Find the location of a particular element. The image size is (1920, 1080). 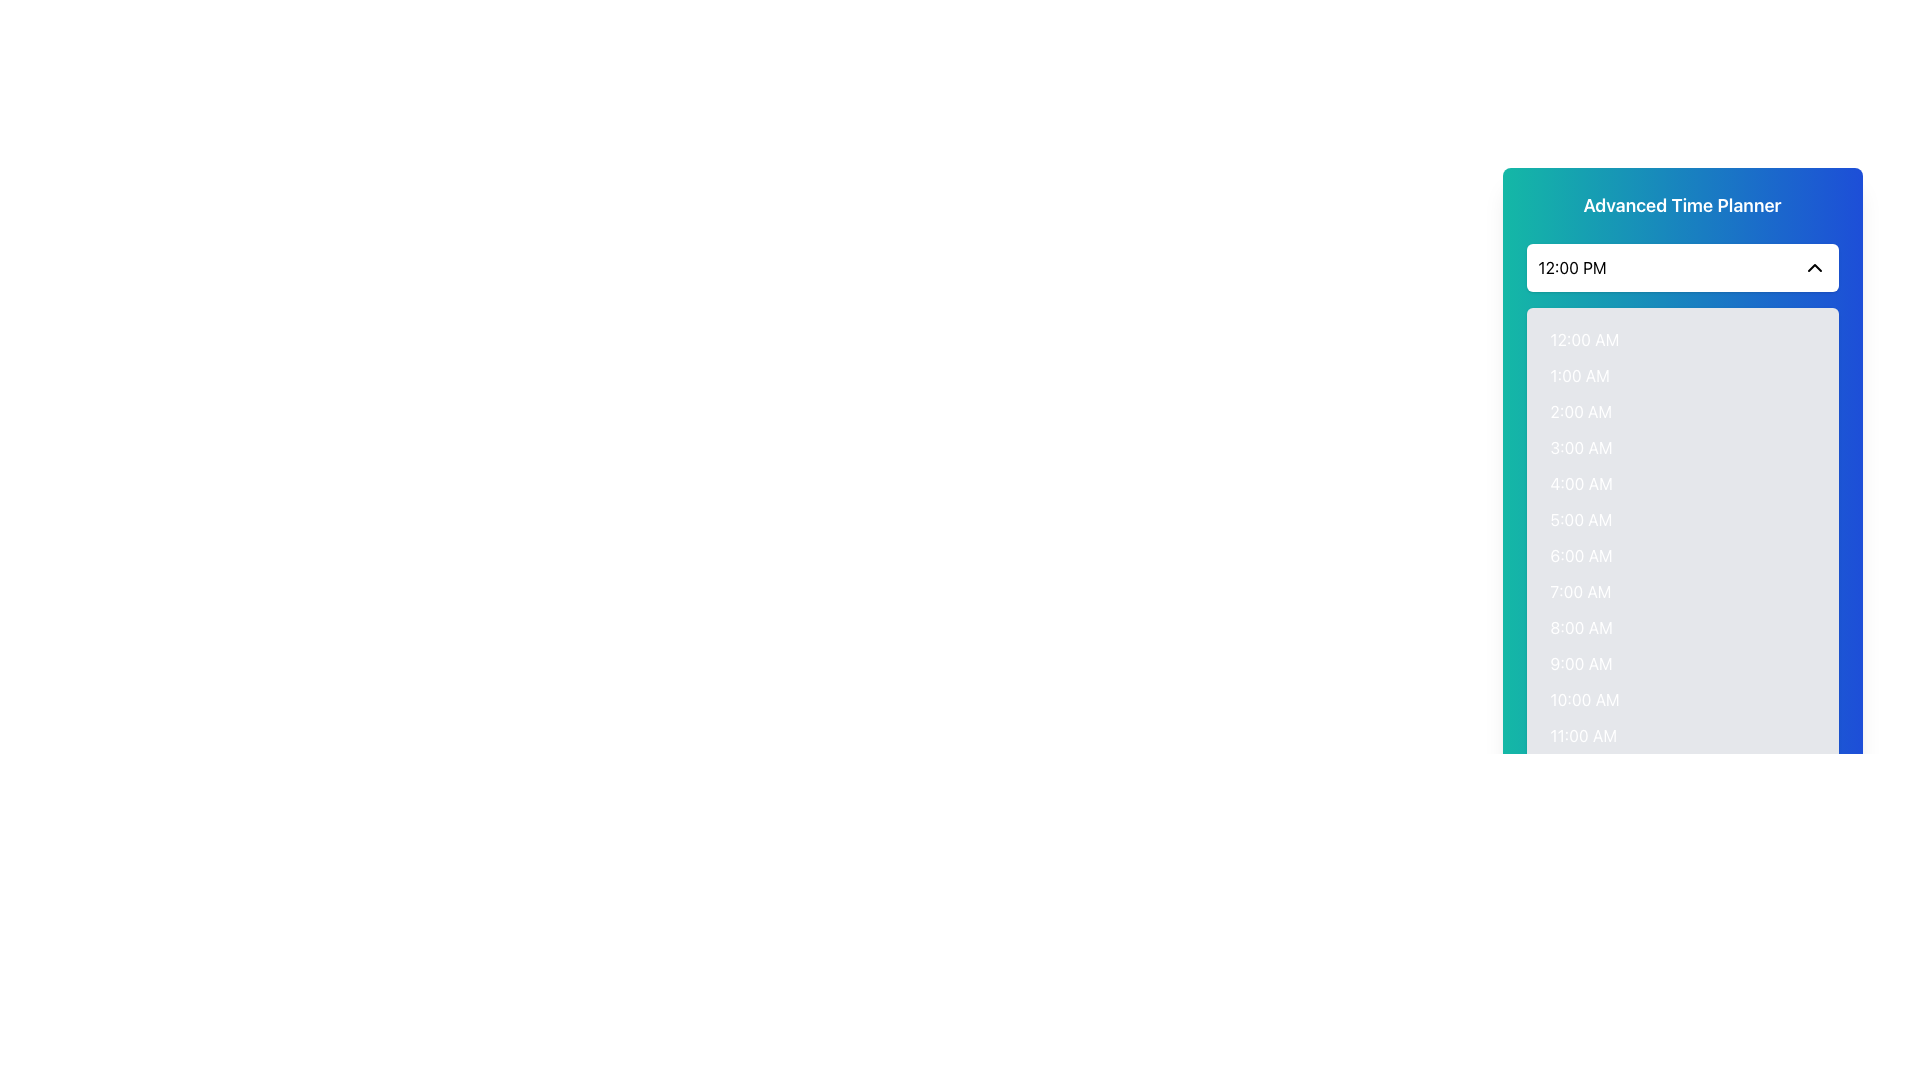

the interactive list item displaying '7:00 AM', which is the seventh item in a vertical list of time options is located at coordinates (1681, 590).